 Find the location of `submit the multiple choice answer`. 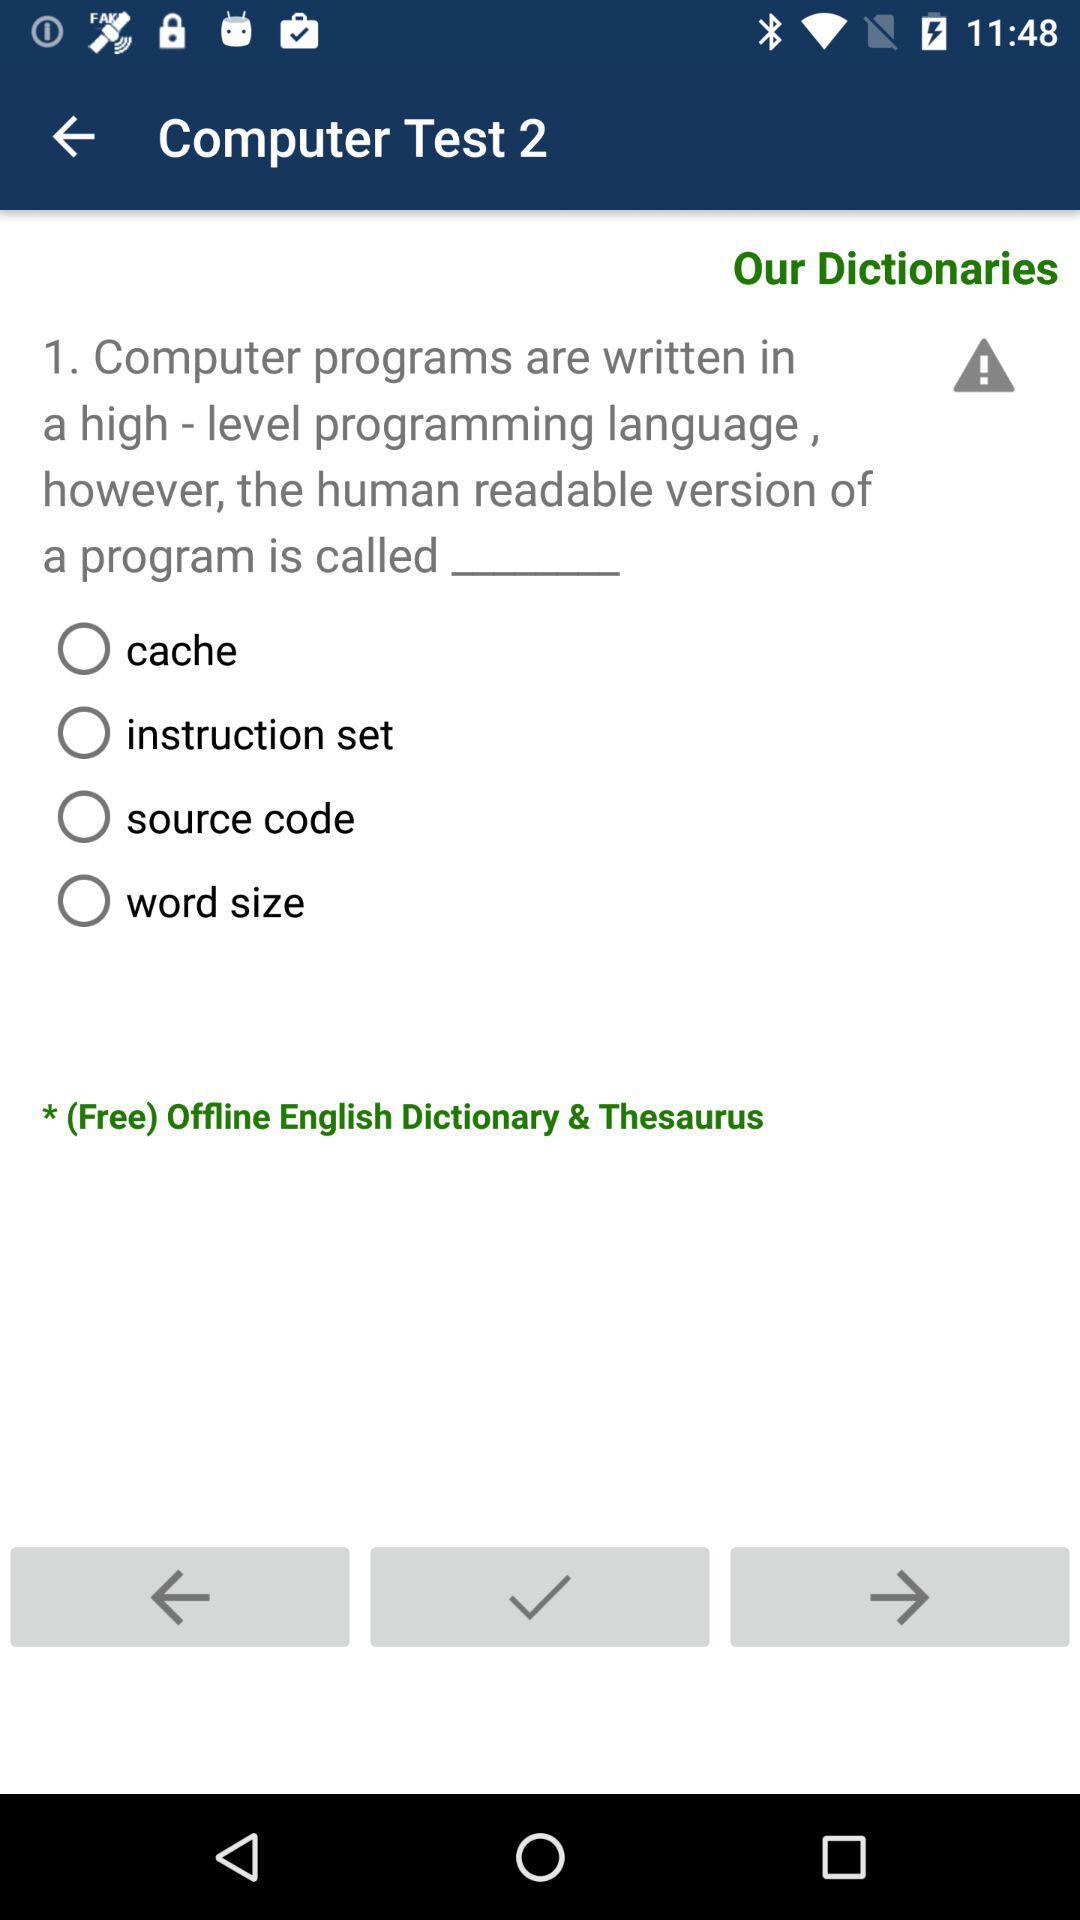

submit the multiple choice answer is located at coordinates (540, 1596).